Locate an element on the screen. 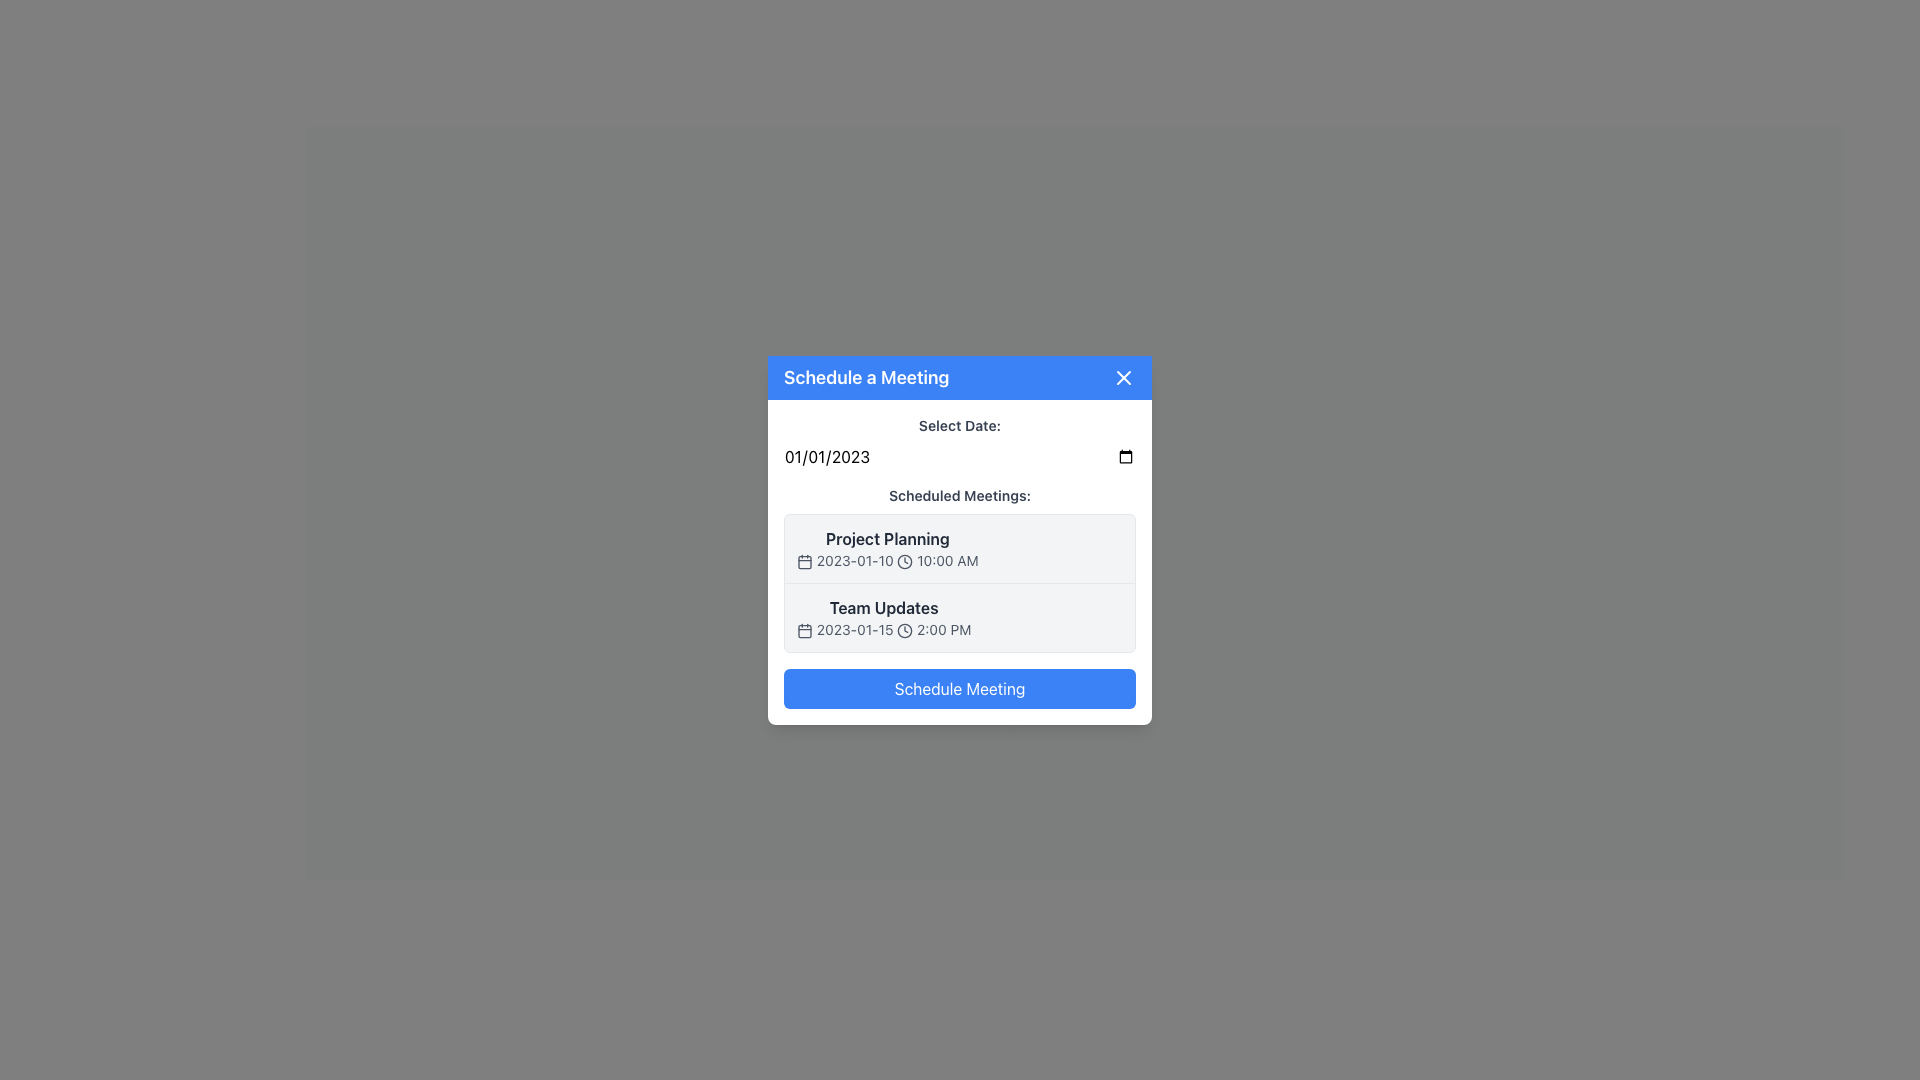  the static text displaying the date and time details of the 'Project Planning' meeting, which is located in the second row of the 'Scheduled Meetings' section is located at coordinates (886, 560).